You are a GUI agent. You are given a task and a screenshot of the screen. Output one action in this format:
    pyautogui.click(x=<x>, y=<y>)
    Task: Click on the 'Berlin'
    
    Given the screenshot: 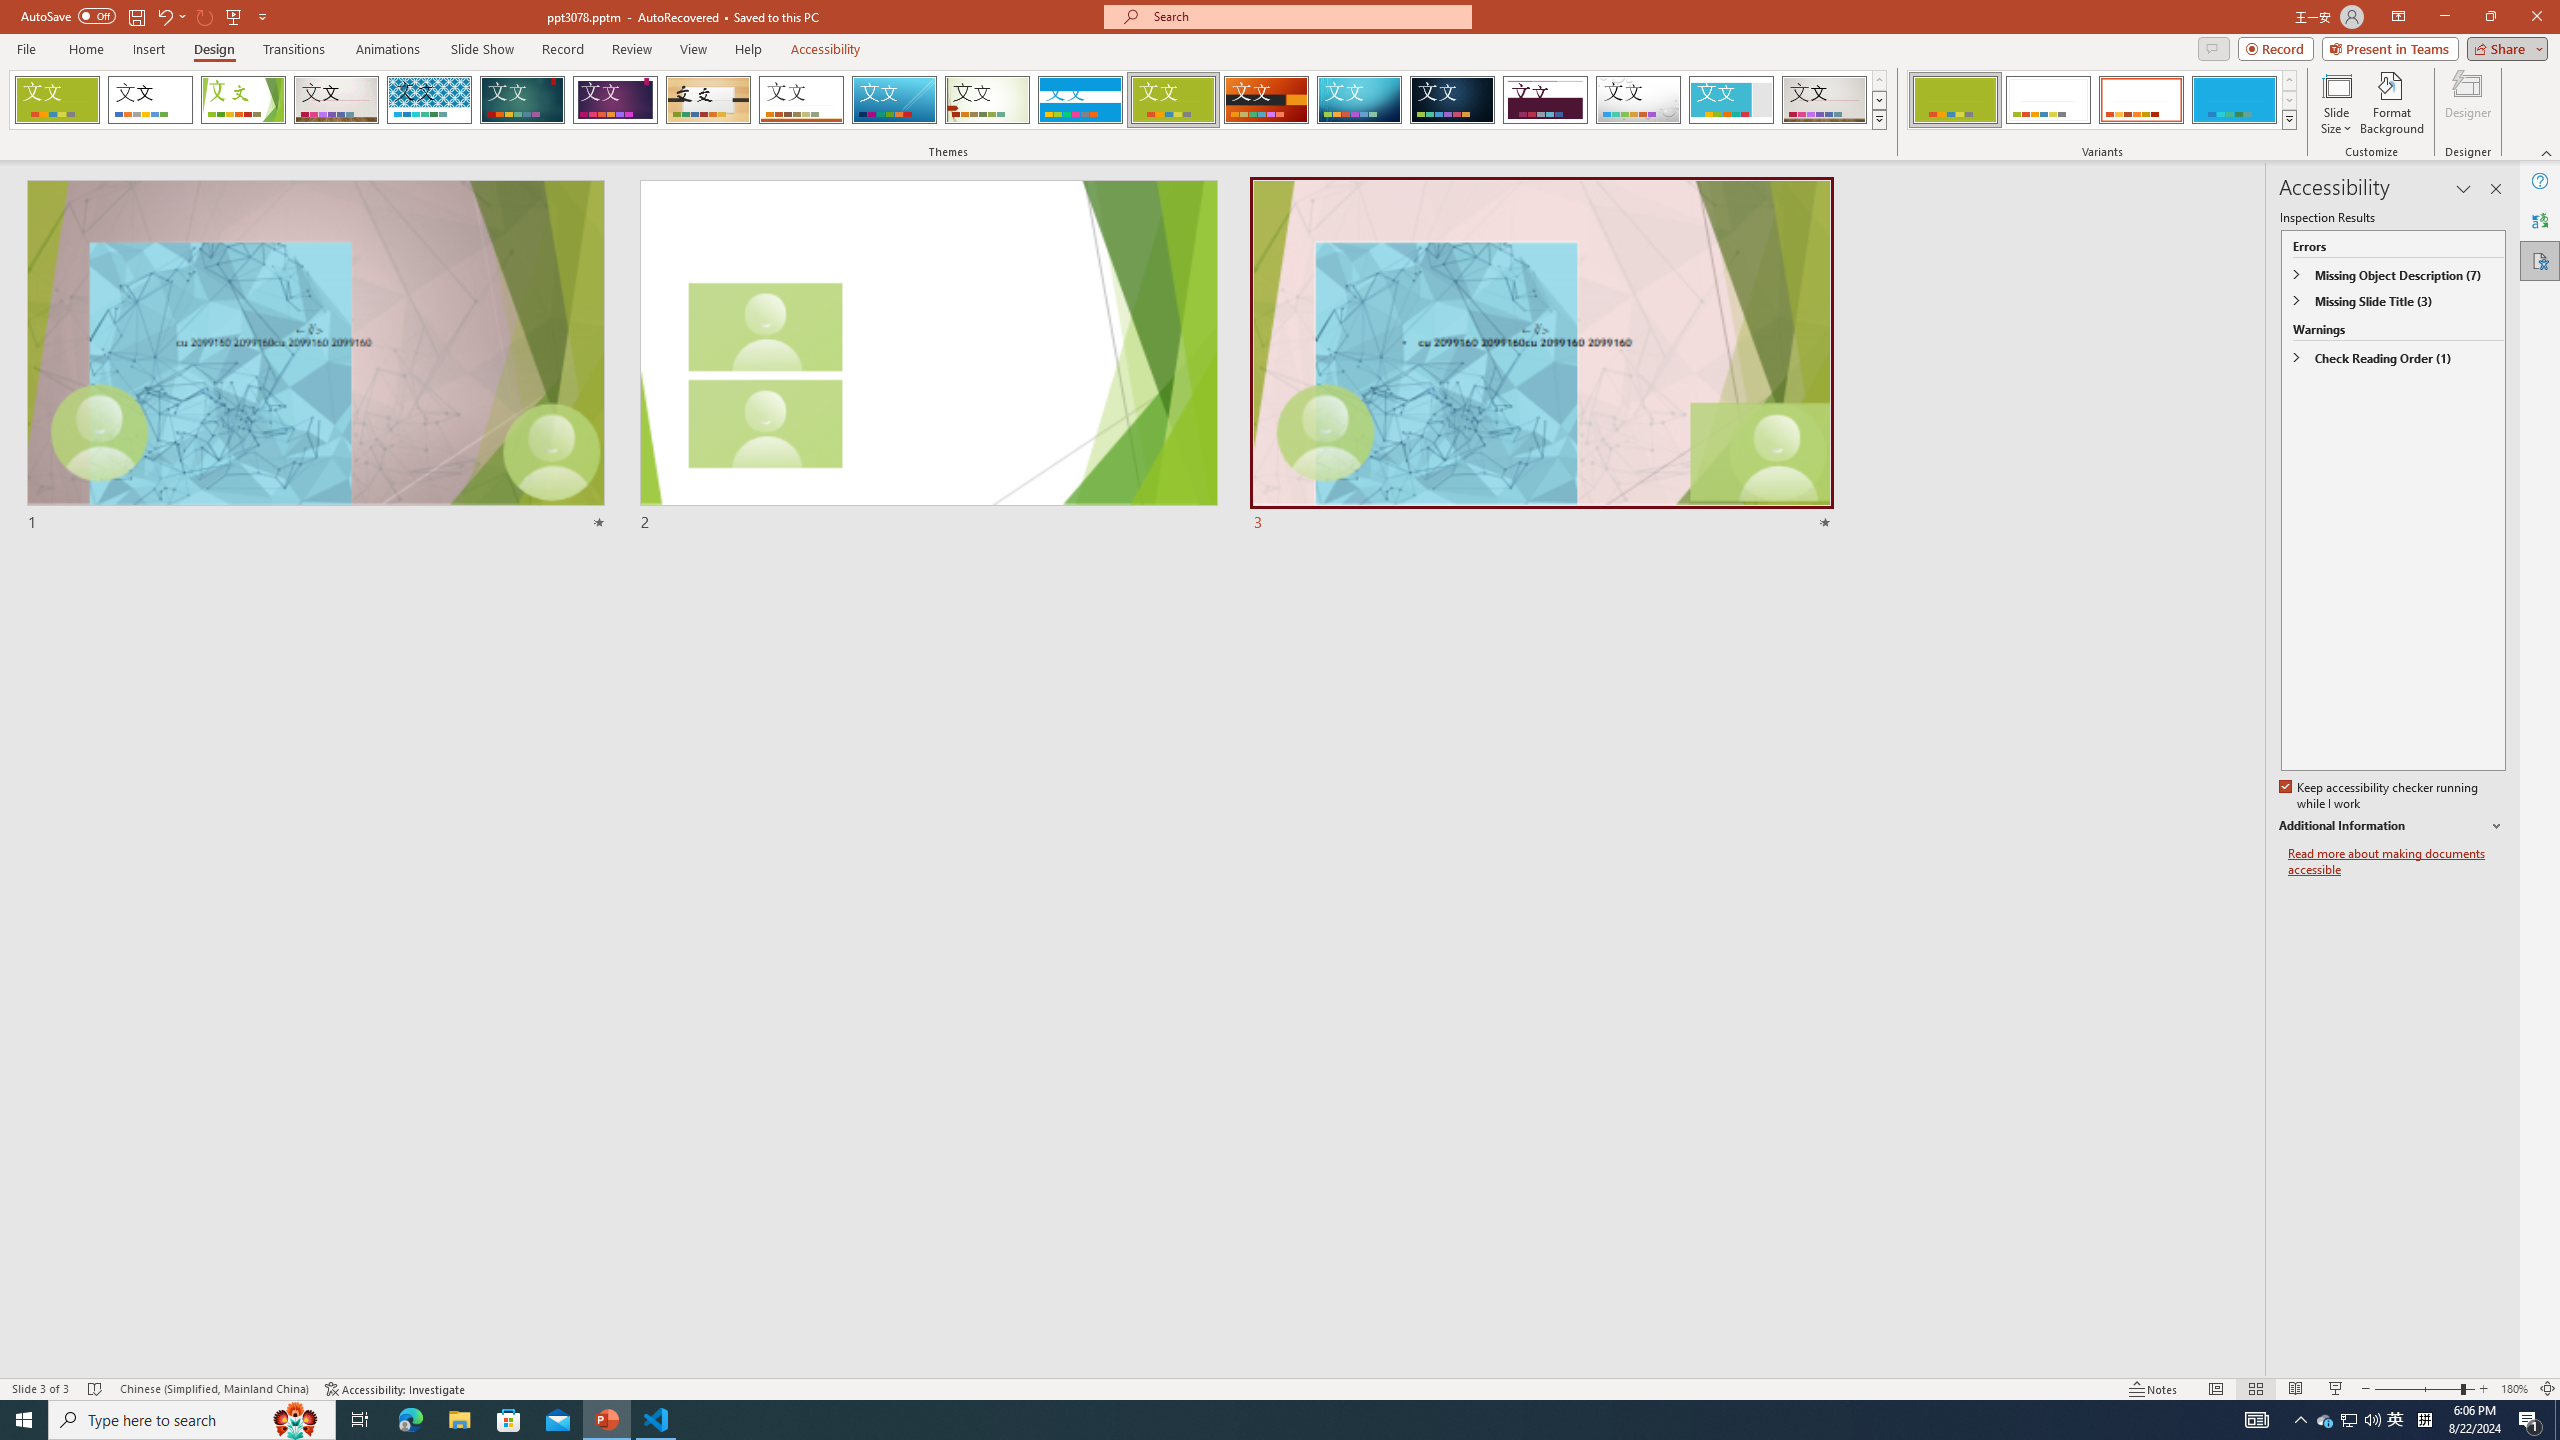 What is the action you would take?
    pyautogui.click(x=1267, y=99)
    